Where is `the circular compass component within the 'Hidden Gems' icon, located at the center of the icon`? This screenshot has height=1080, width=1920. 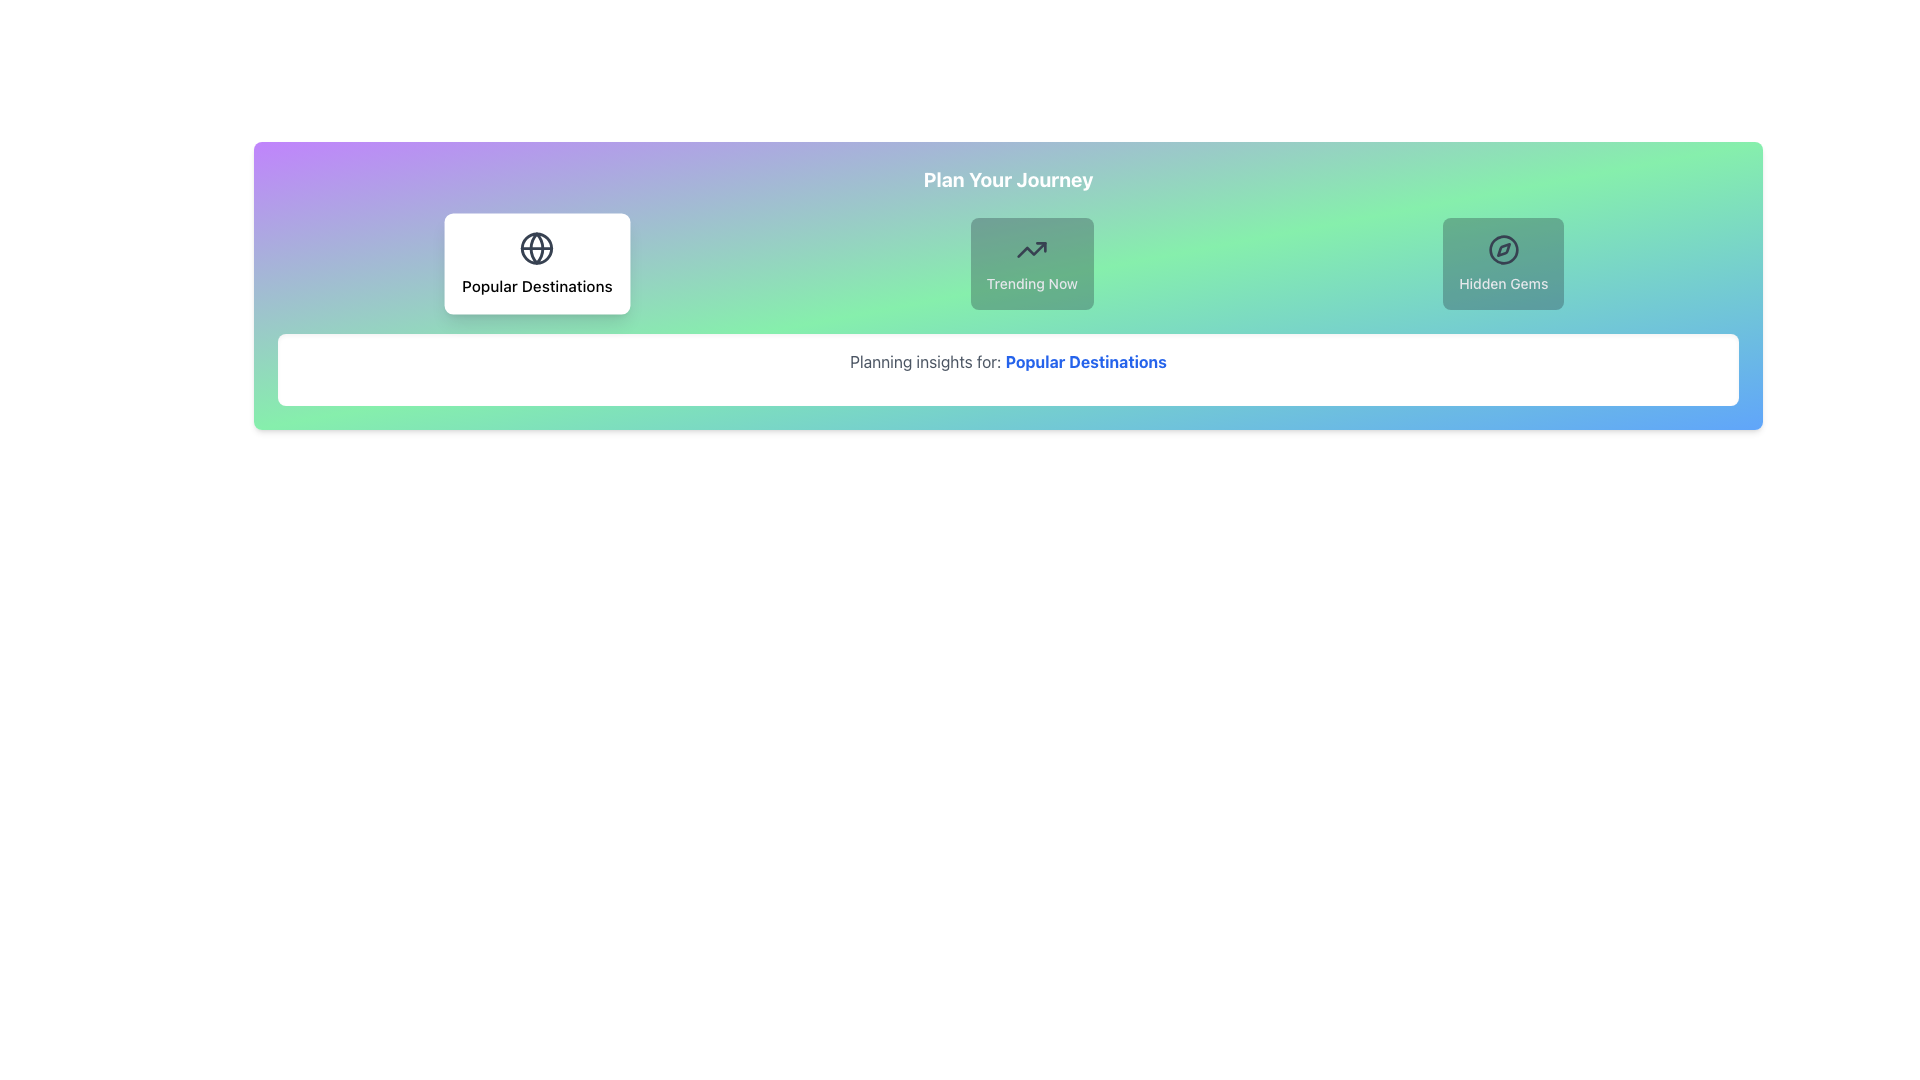 the circular compass component within the 'Hidden Gems' icon, located at the center of the icon is located at coordinates (1503, 249).